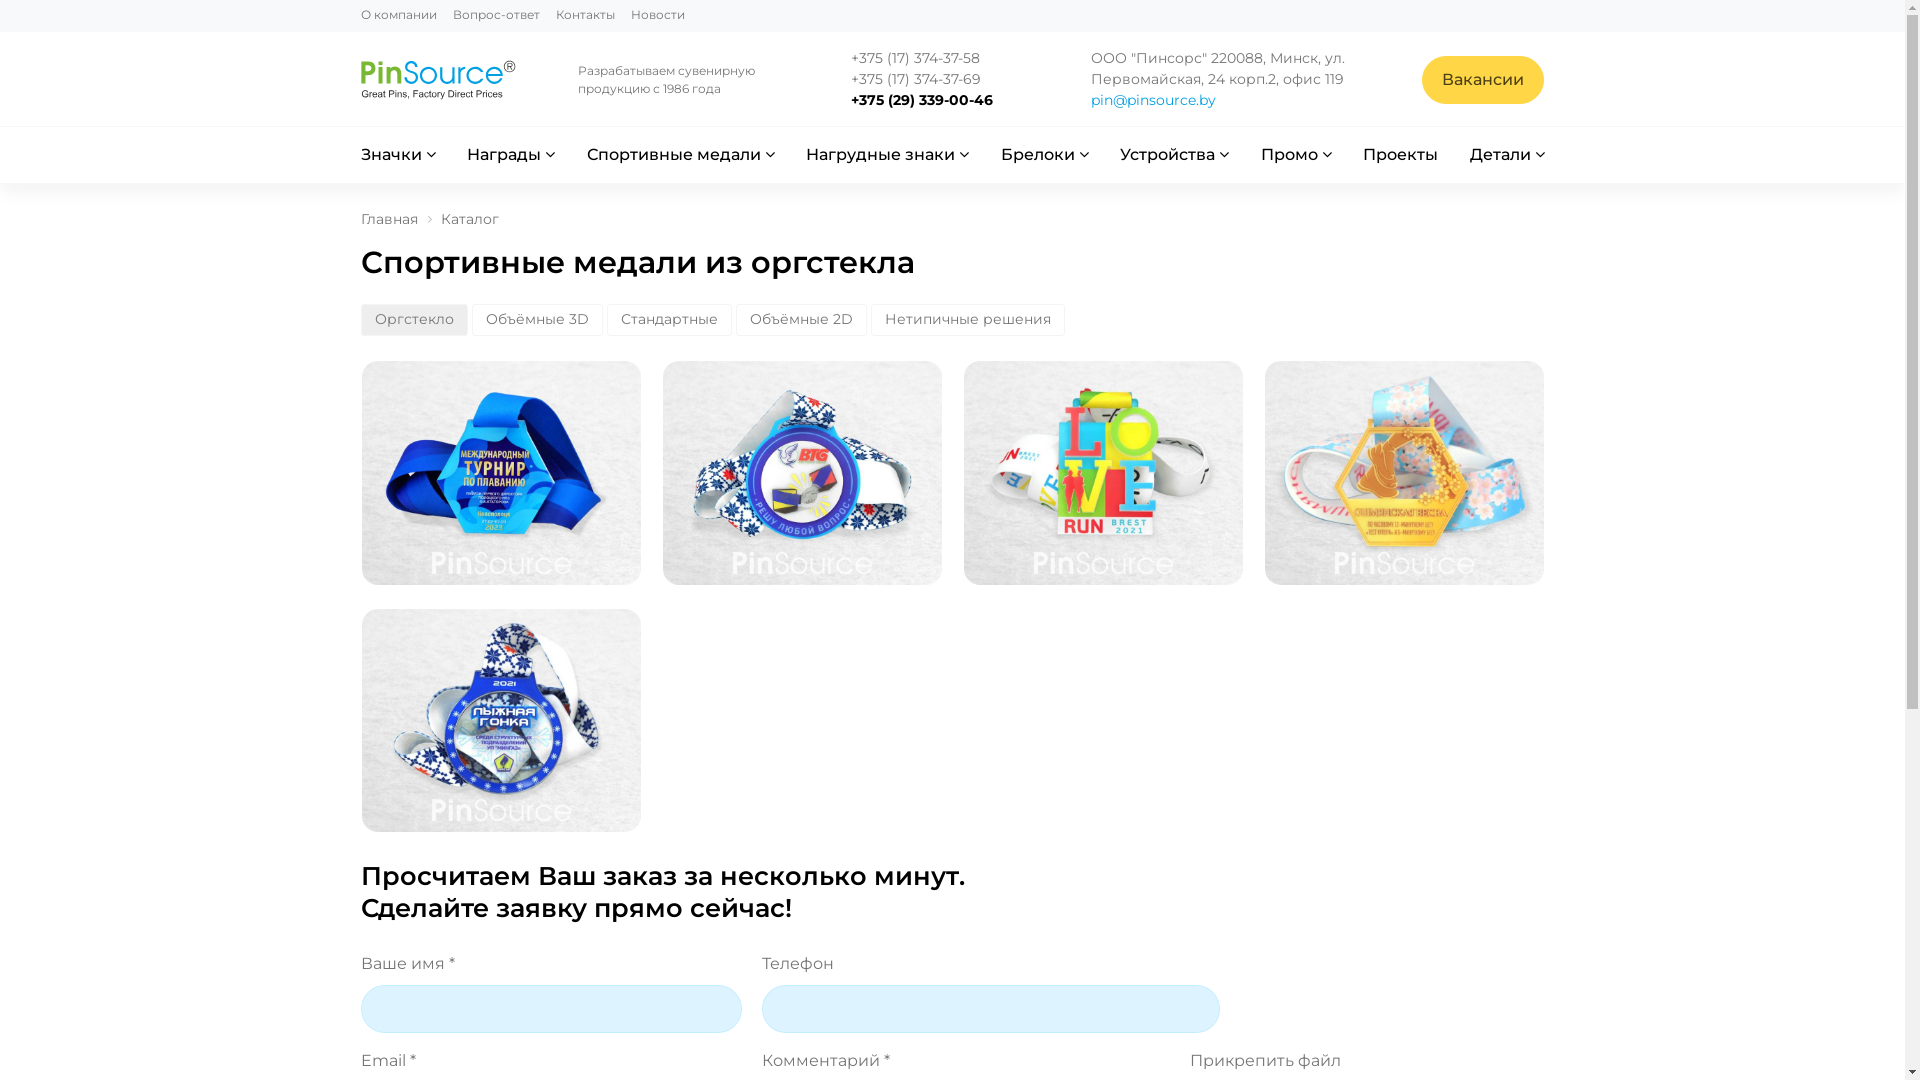 The height and width of the screenshot is (1080, 1920). What do you see at coordinates (436, 79) in the screenshot?
I see `'pinsource'` at bounding box center [436, 79].